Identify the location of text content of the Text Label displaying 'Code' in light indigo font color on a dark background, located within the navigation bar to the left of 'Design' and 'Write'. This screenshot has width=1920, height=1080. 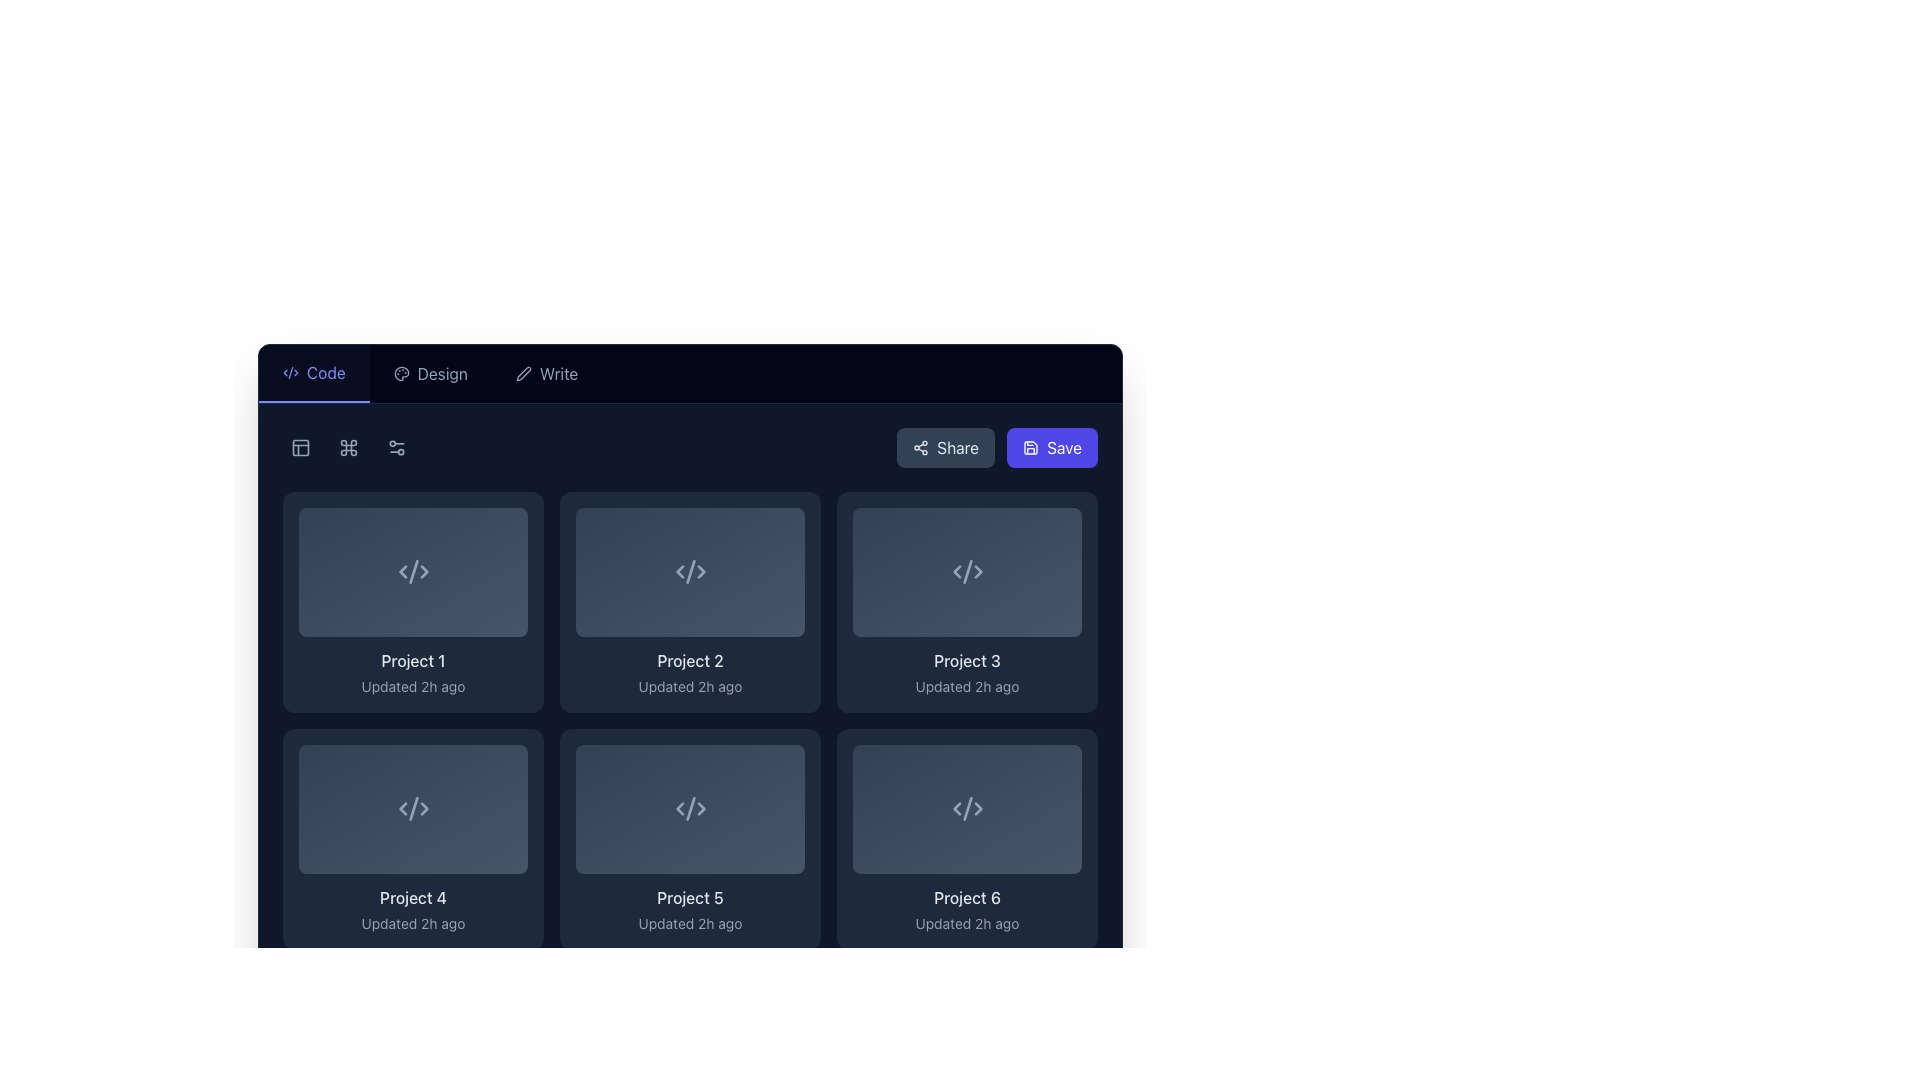
(326, 373).